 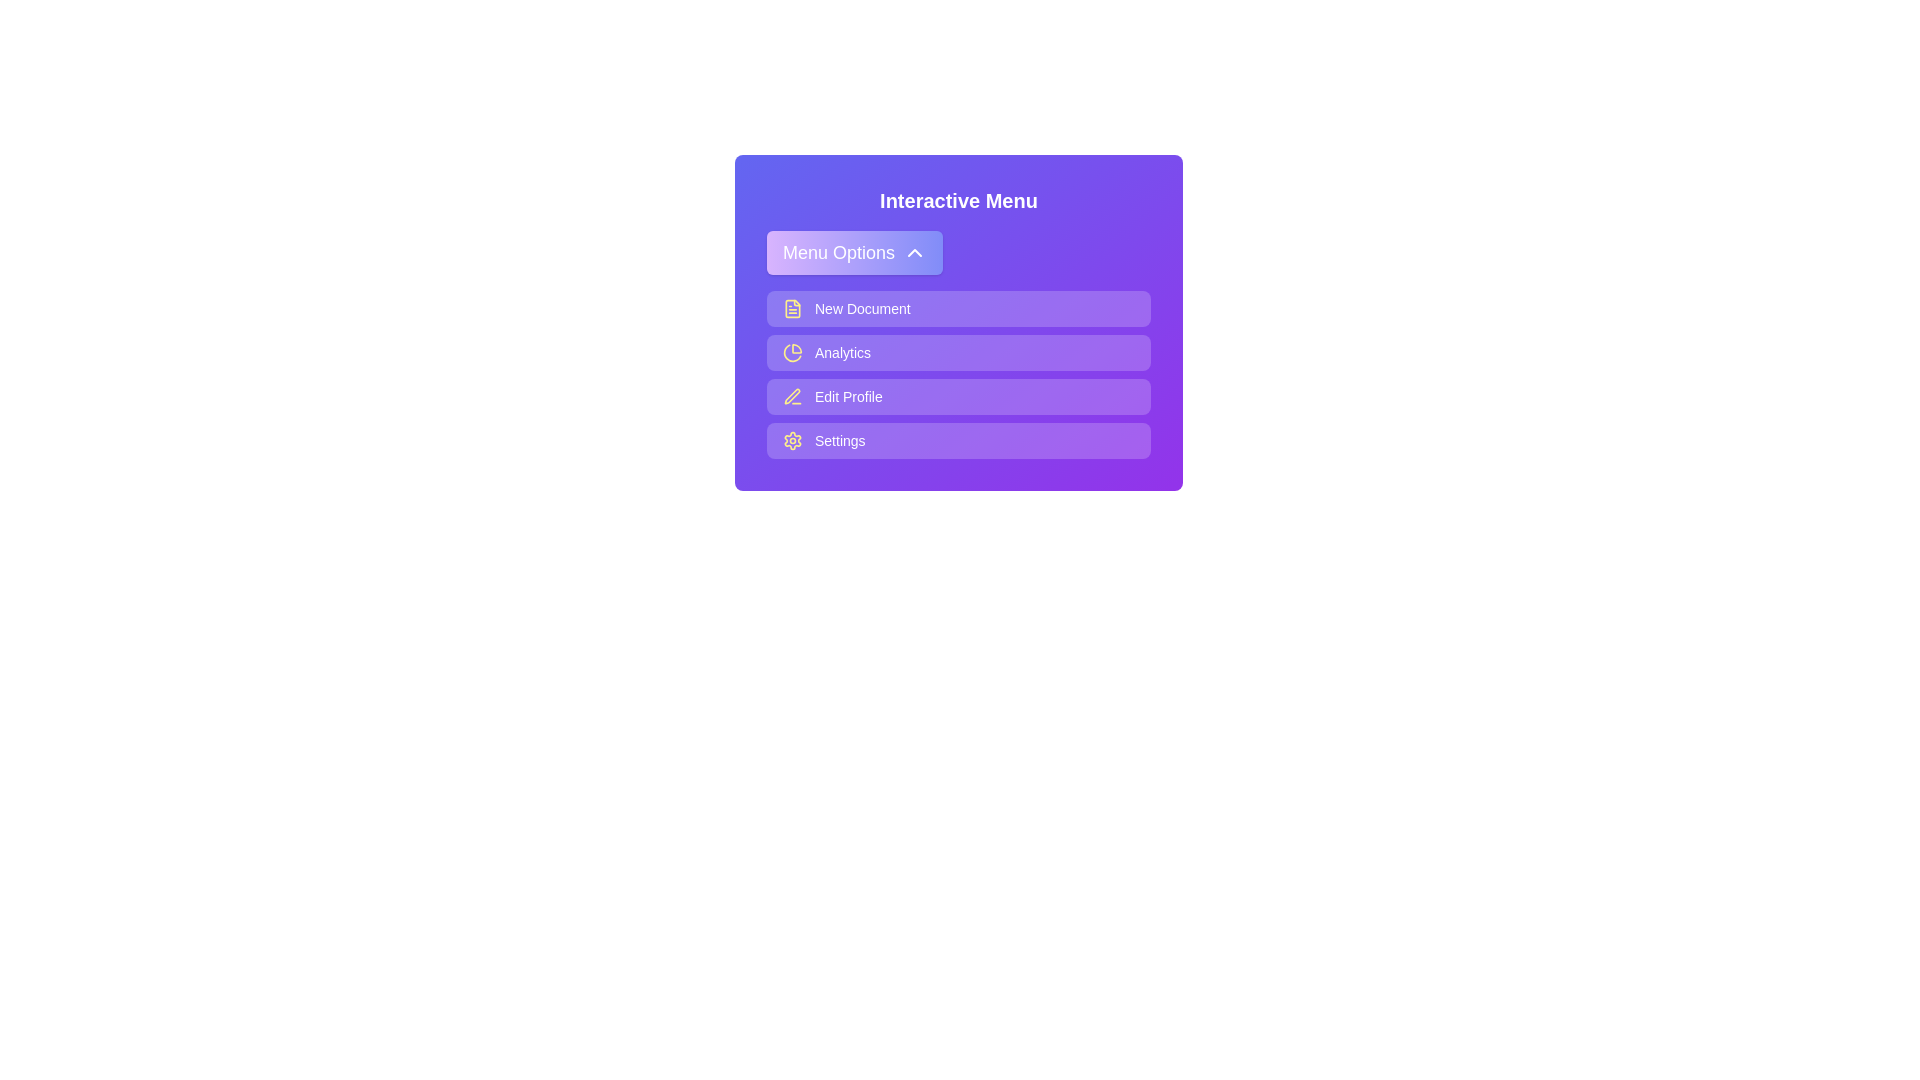 I want to click on the decorative icon indicator for the 'Edit Profile' menu option, located to the left of the descriptive text 'Edit Profile', so click(x=791, y=397).